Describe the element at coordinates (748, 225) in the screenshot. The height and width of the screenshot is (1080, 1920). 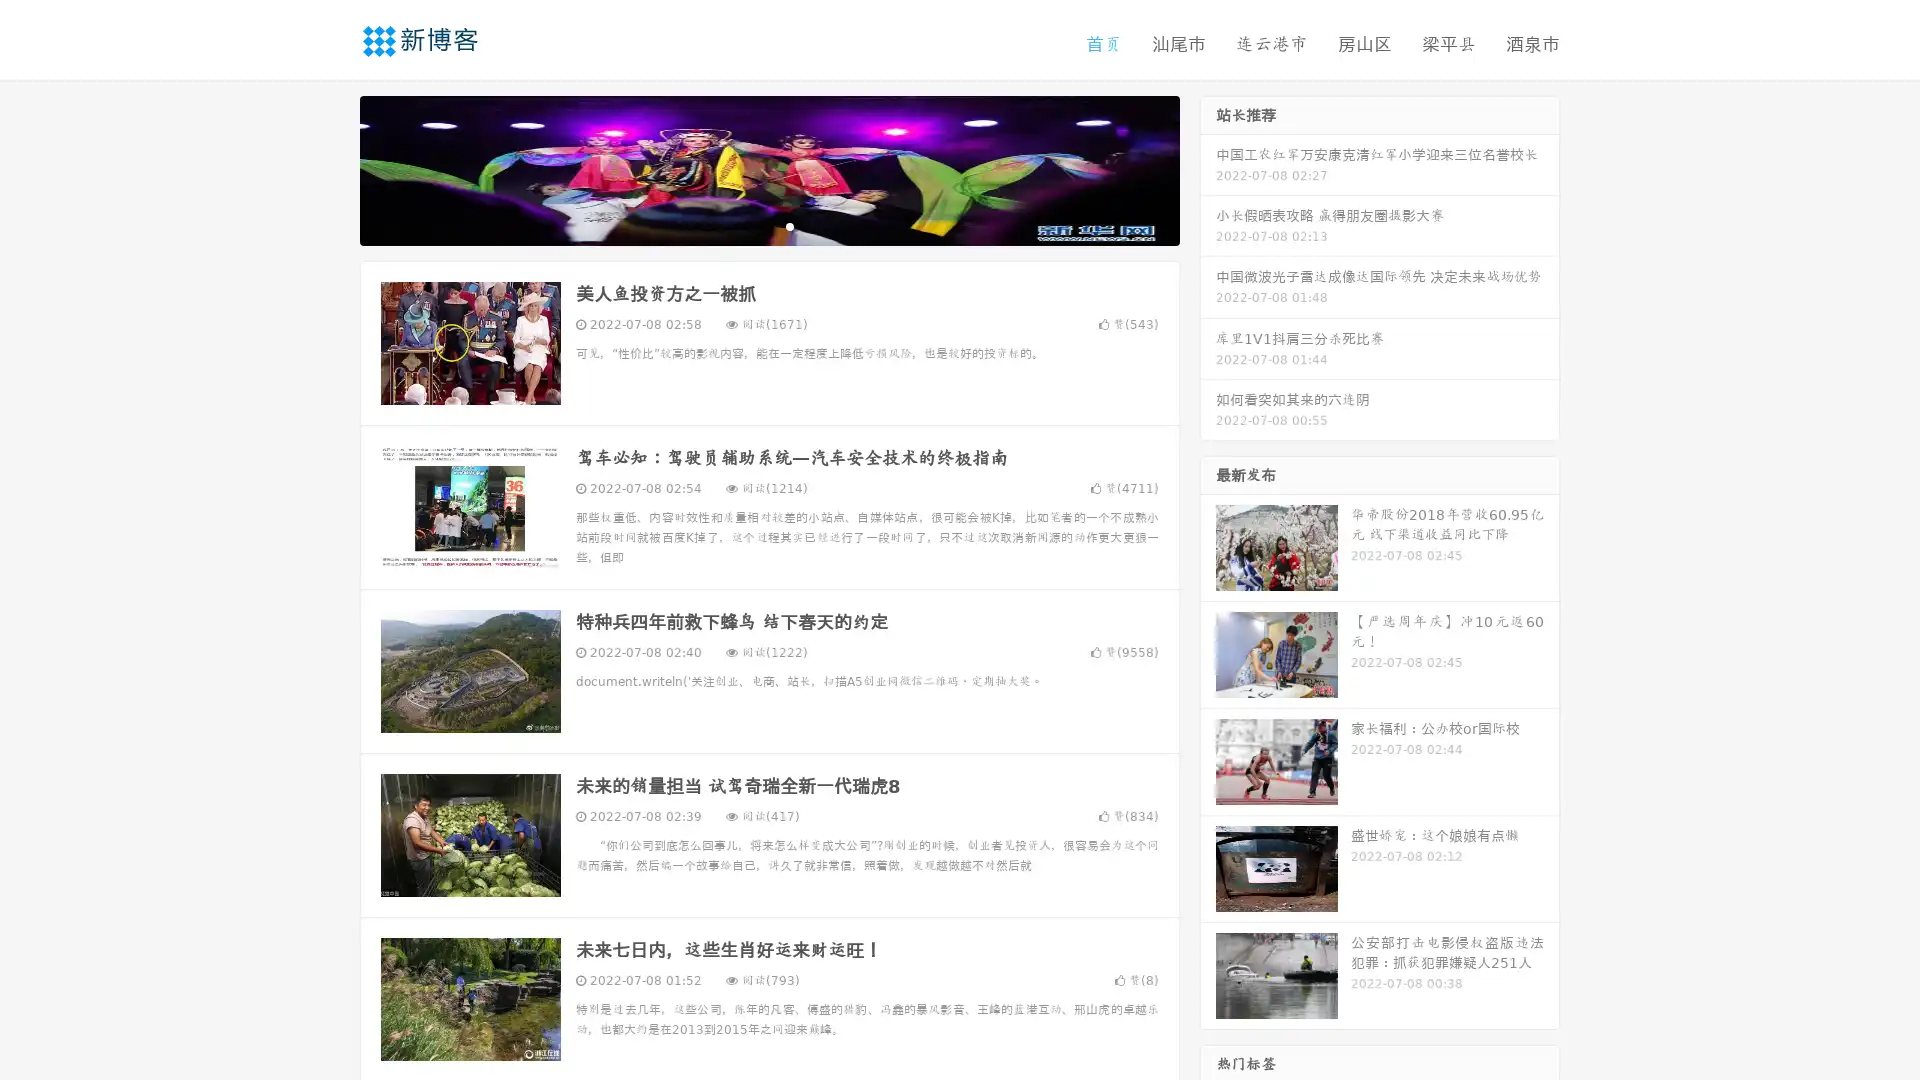
I see `Go to slide 1` at that location.